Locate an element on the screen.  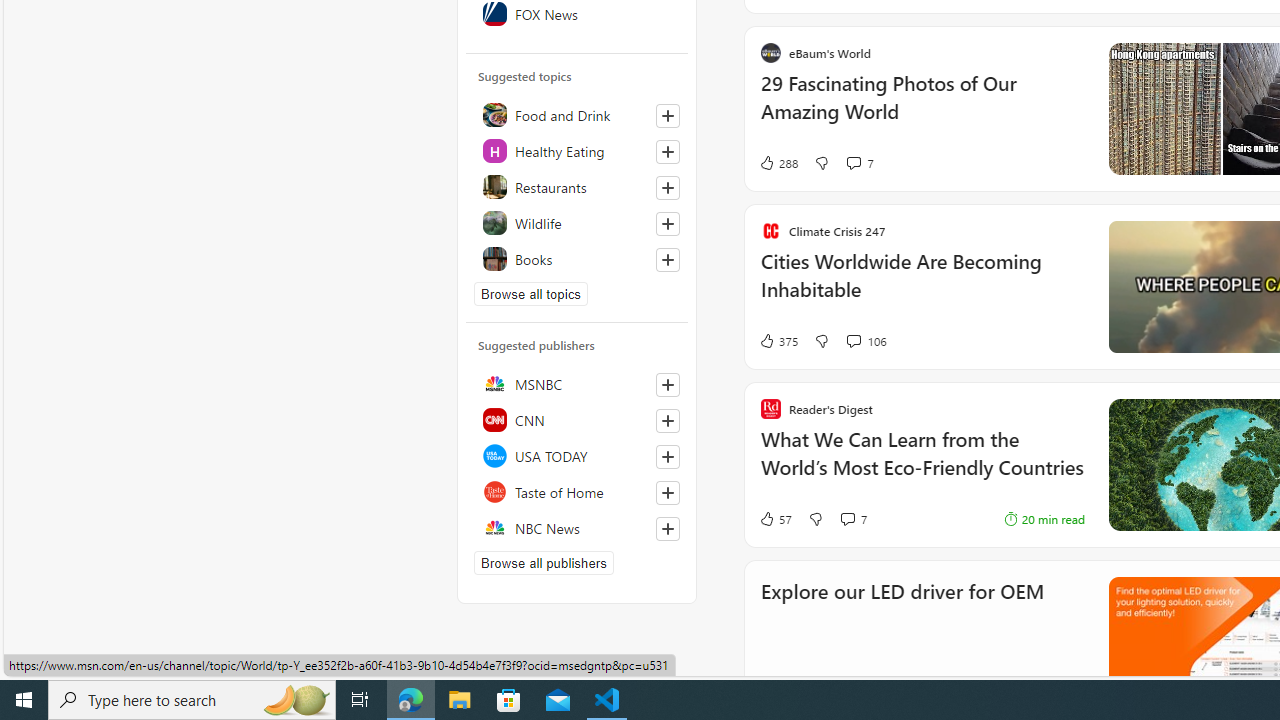
'Taste of Home' is located at coordinates (576, 492).